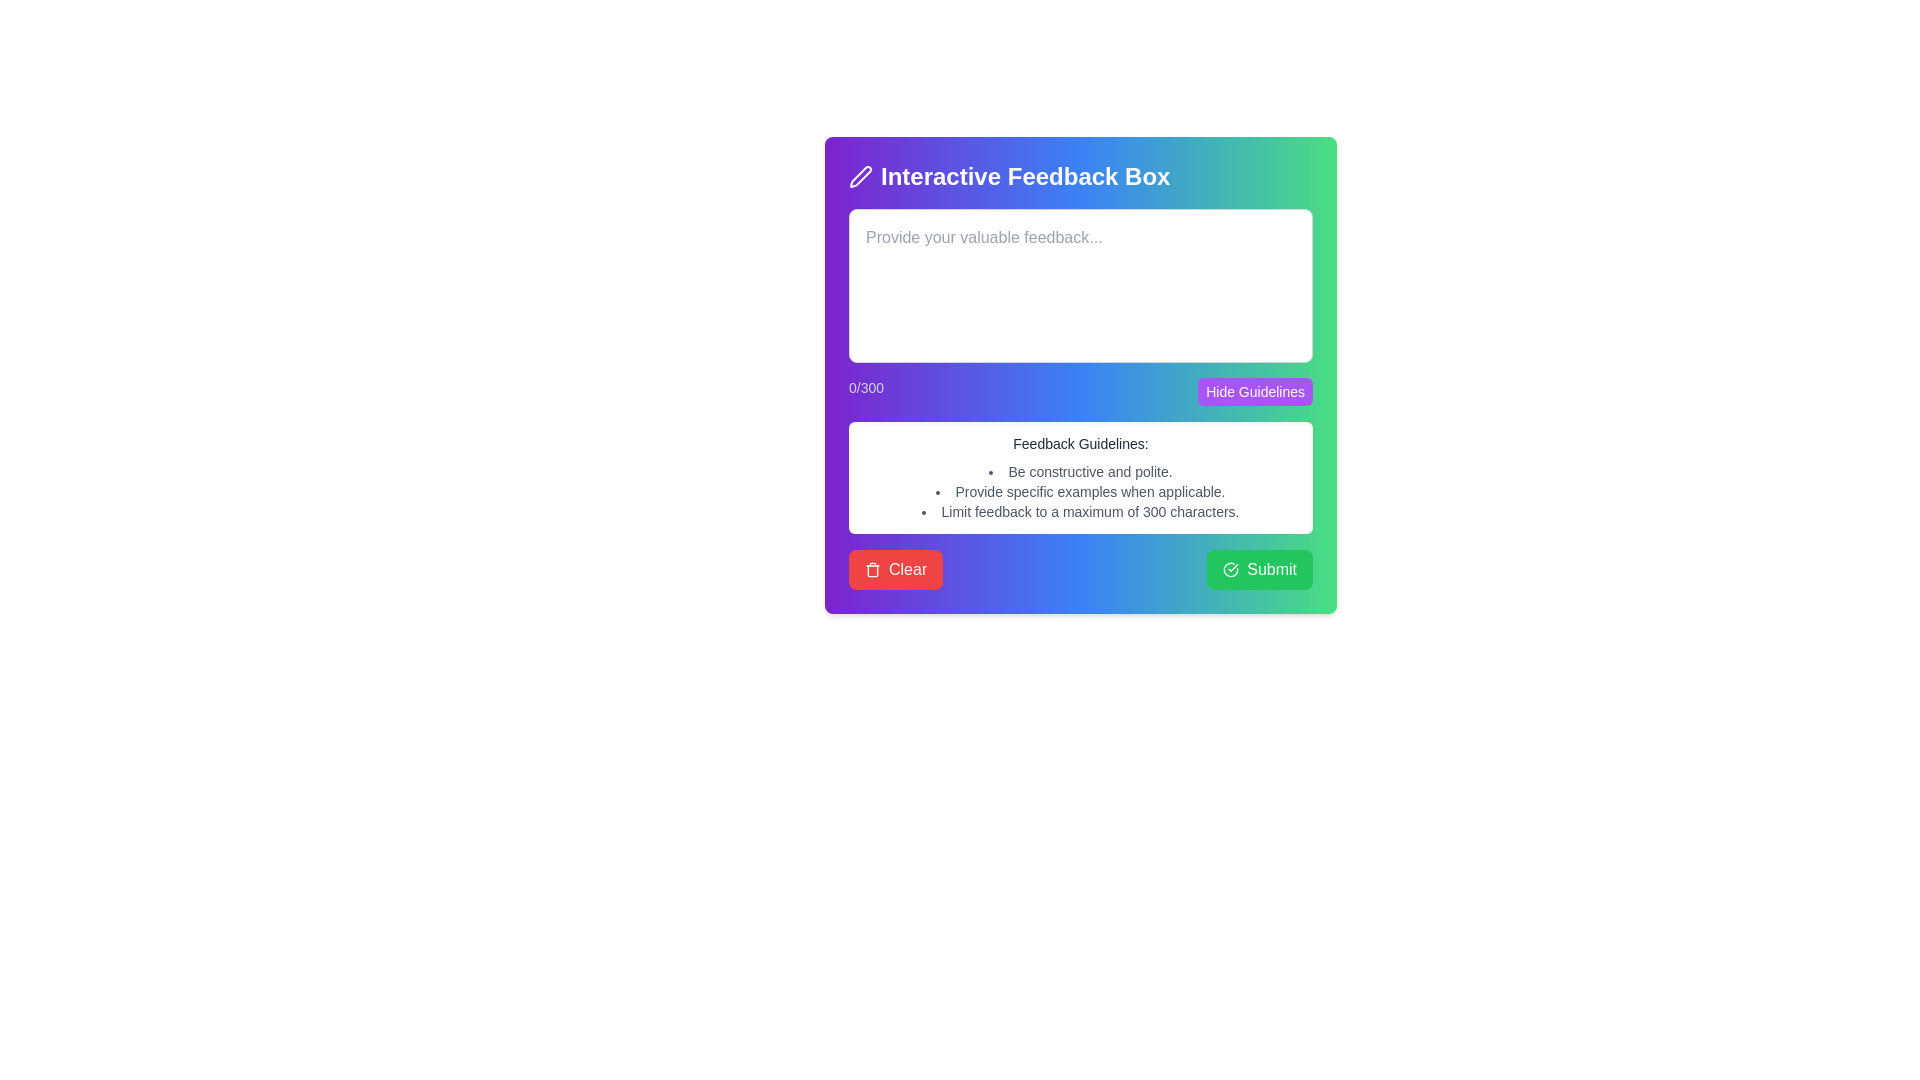 The image size is (1920, 1080). I want to click on the pen icon located next to the title 'Interactive Feedback Box' in the top-left corner of the interface, which is the only icon of its style in this area, so click(860, 176).